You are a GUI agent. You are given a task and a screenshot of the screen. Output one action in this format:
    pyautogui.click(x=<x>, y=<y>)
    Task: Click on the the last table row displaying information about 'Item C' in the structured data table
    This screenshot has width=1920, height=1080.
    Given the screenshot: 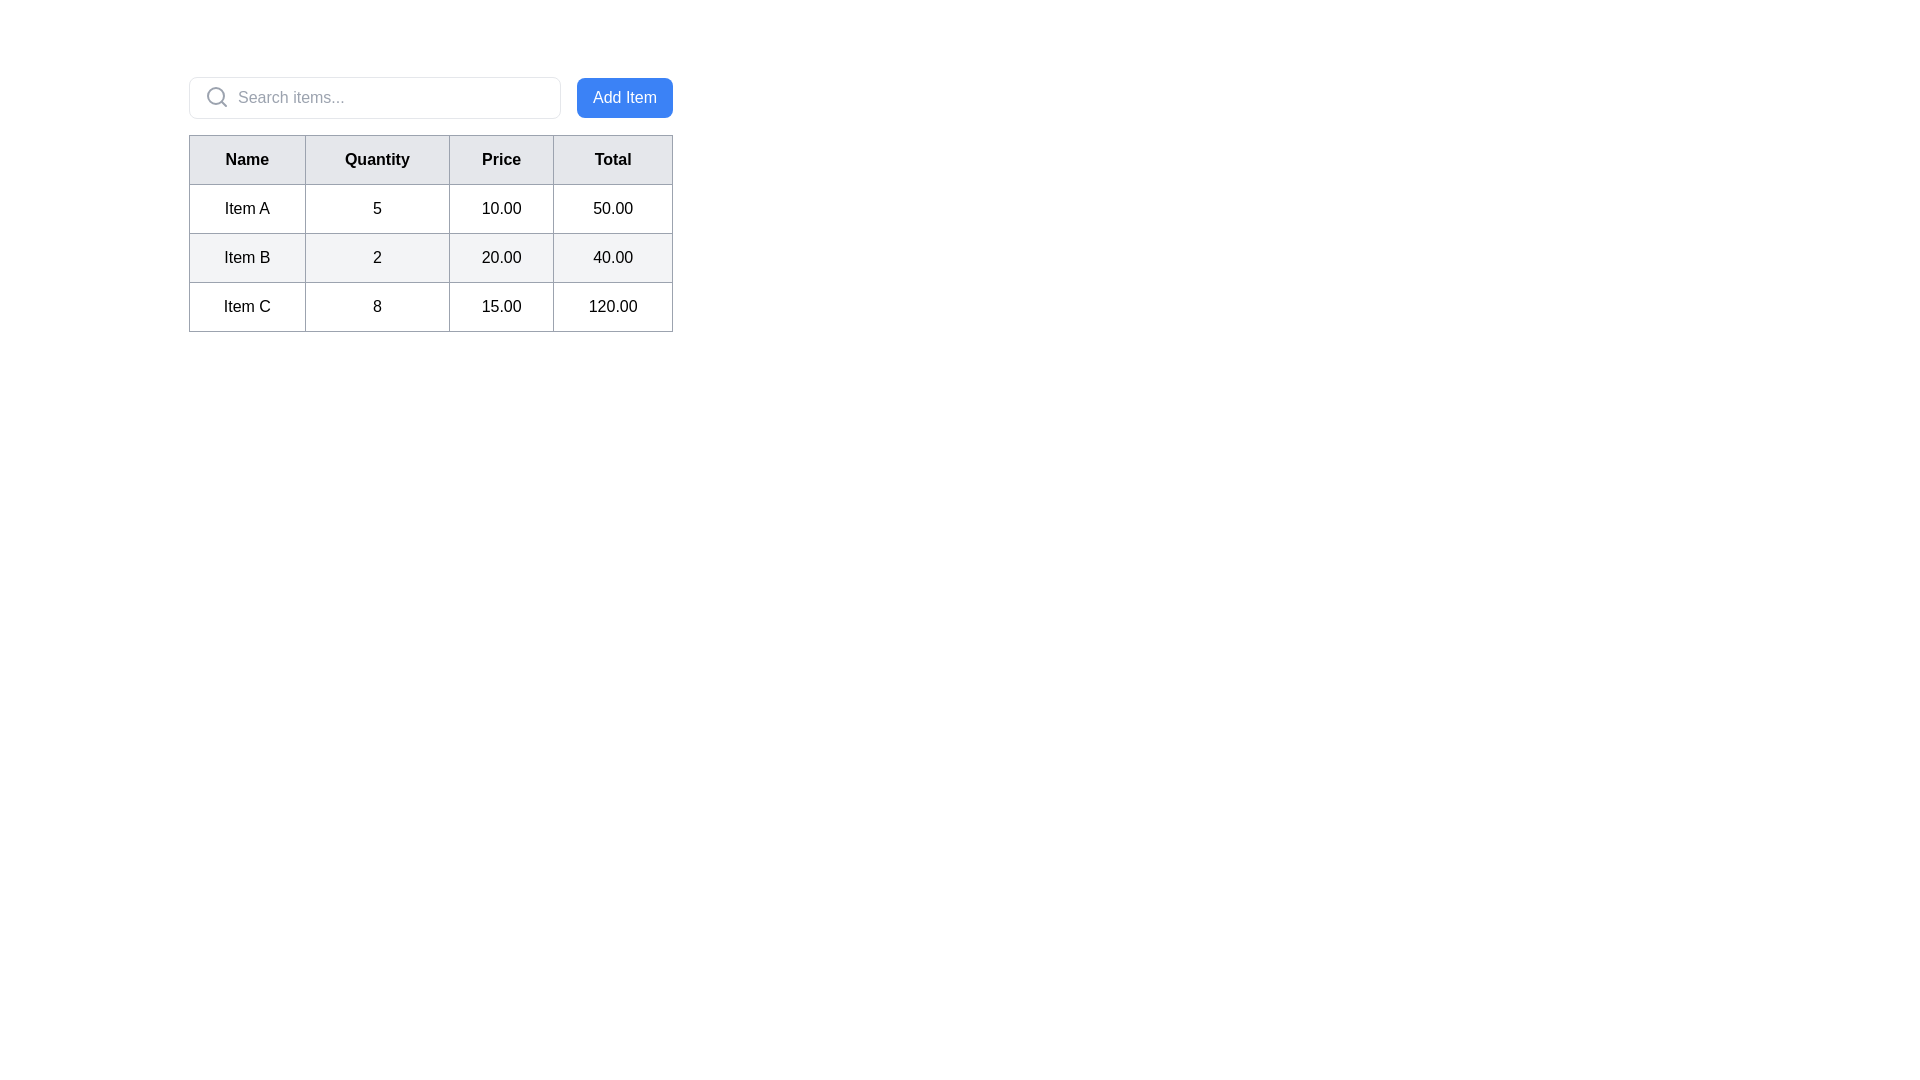 What is the action you would take?
    pyautogui.click(x=430, y=307)
    